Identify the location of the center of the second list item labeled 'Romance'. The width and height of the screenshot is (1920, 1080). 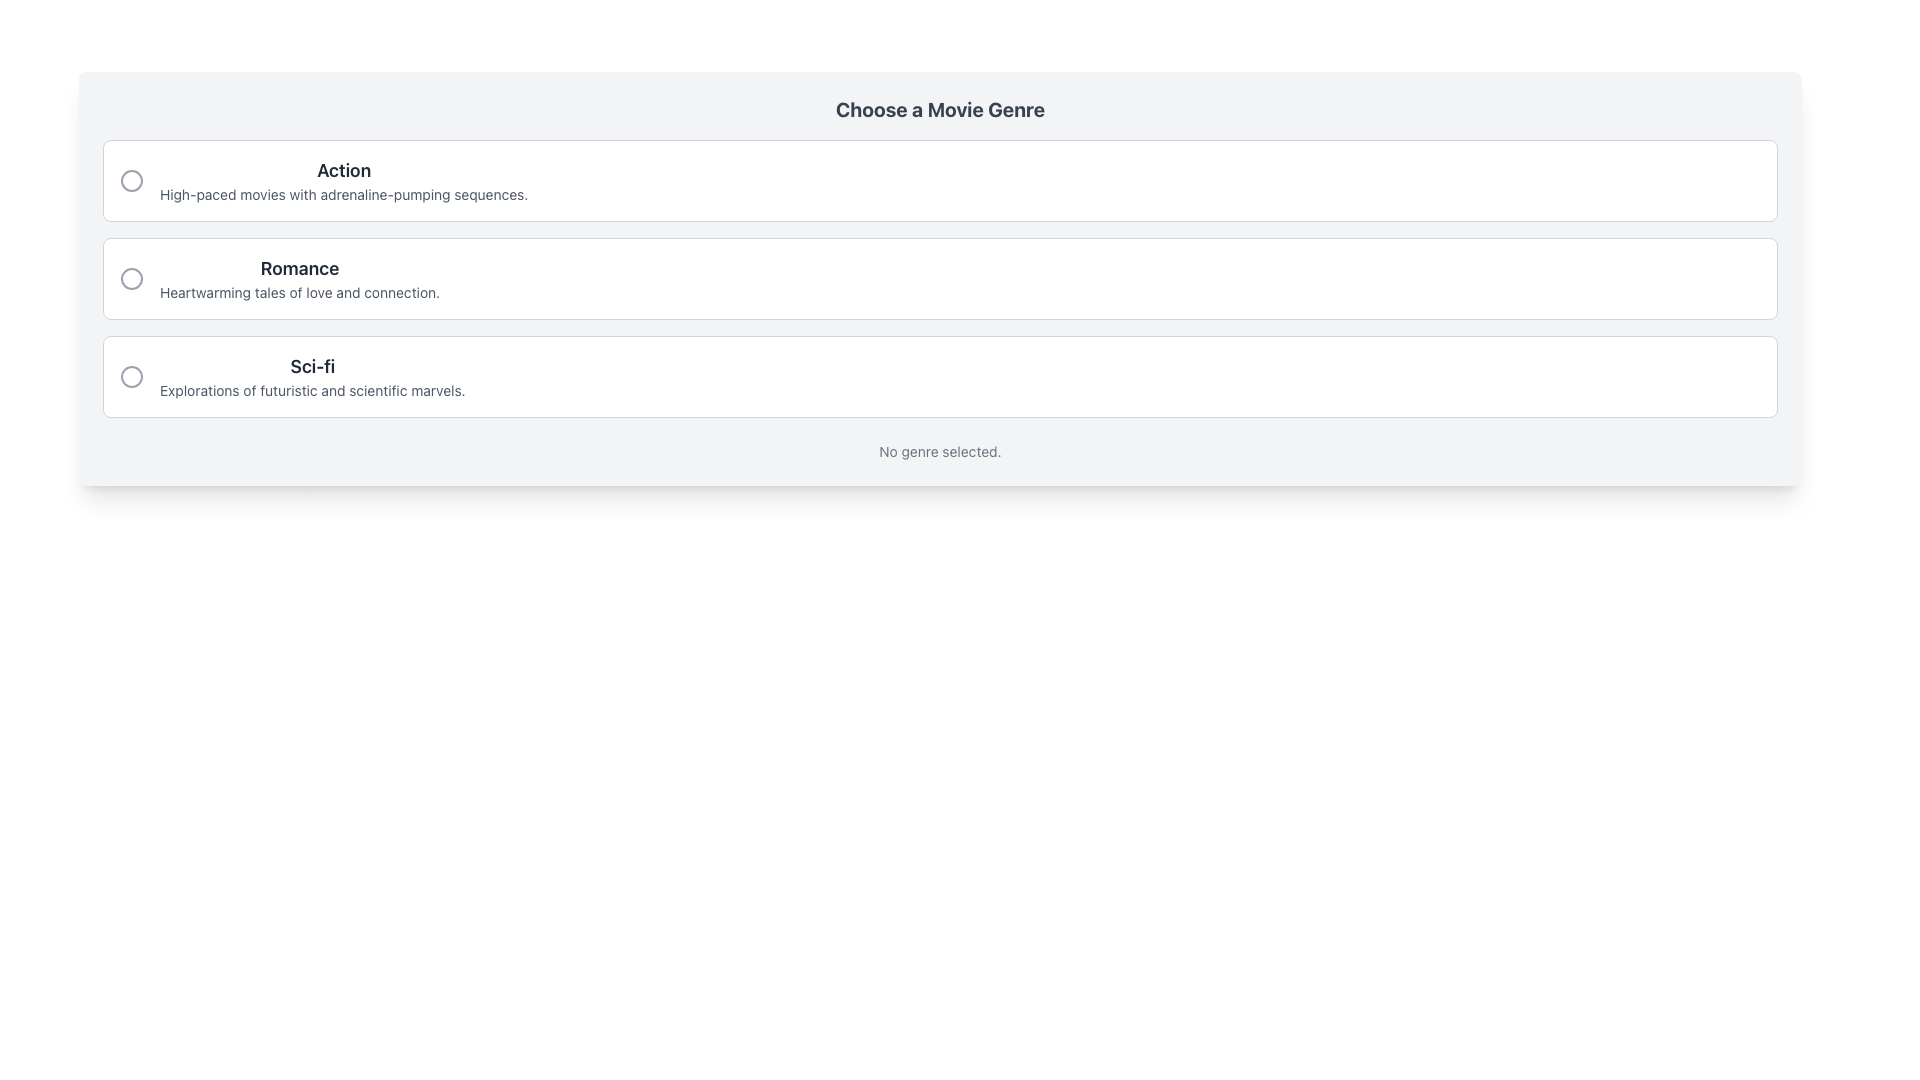
(939, 278).